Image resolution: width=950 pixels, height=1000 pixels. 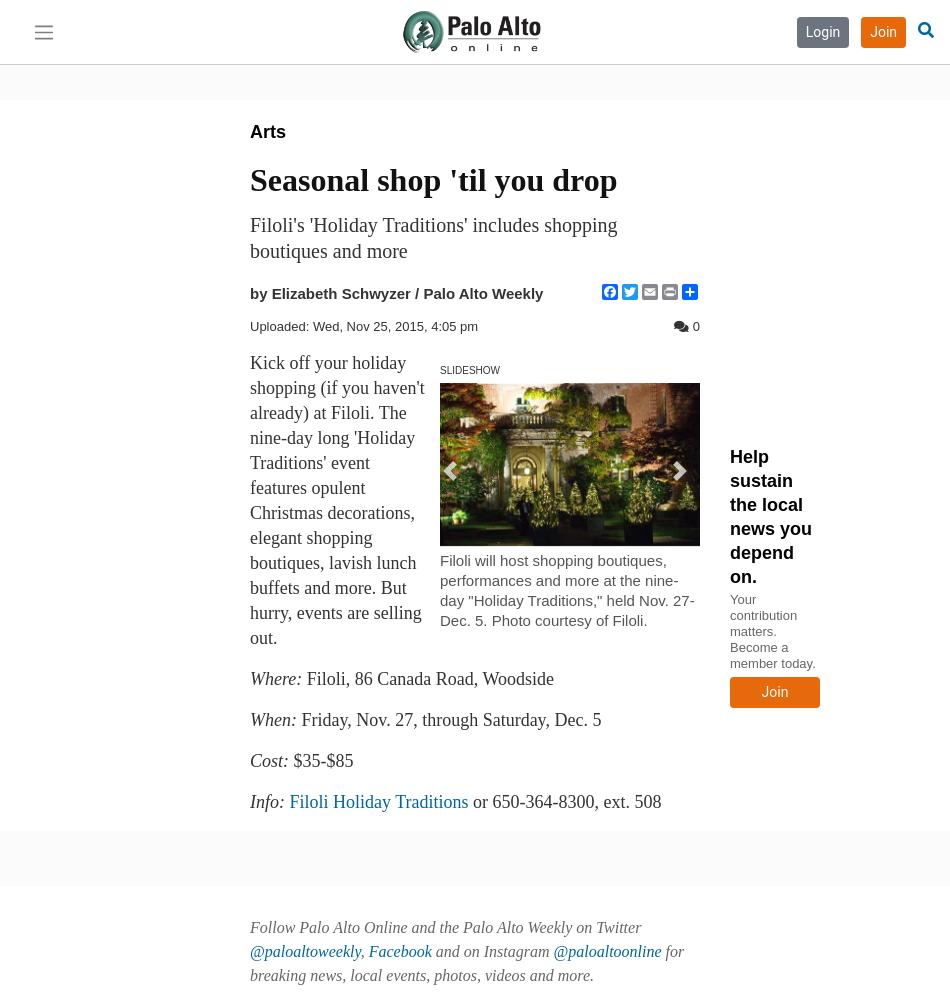 I want to click on 'Help sustain the local news you depend on.', so click(x=770, y=516).